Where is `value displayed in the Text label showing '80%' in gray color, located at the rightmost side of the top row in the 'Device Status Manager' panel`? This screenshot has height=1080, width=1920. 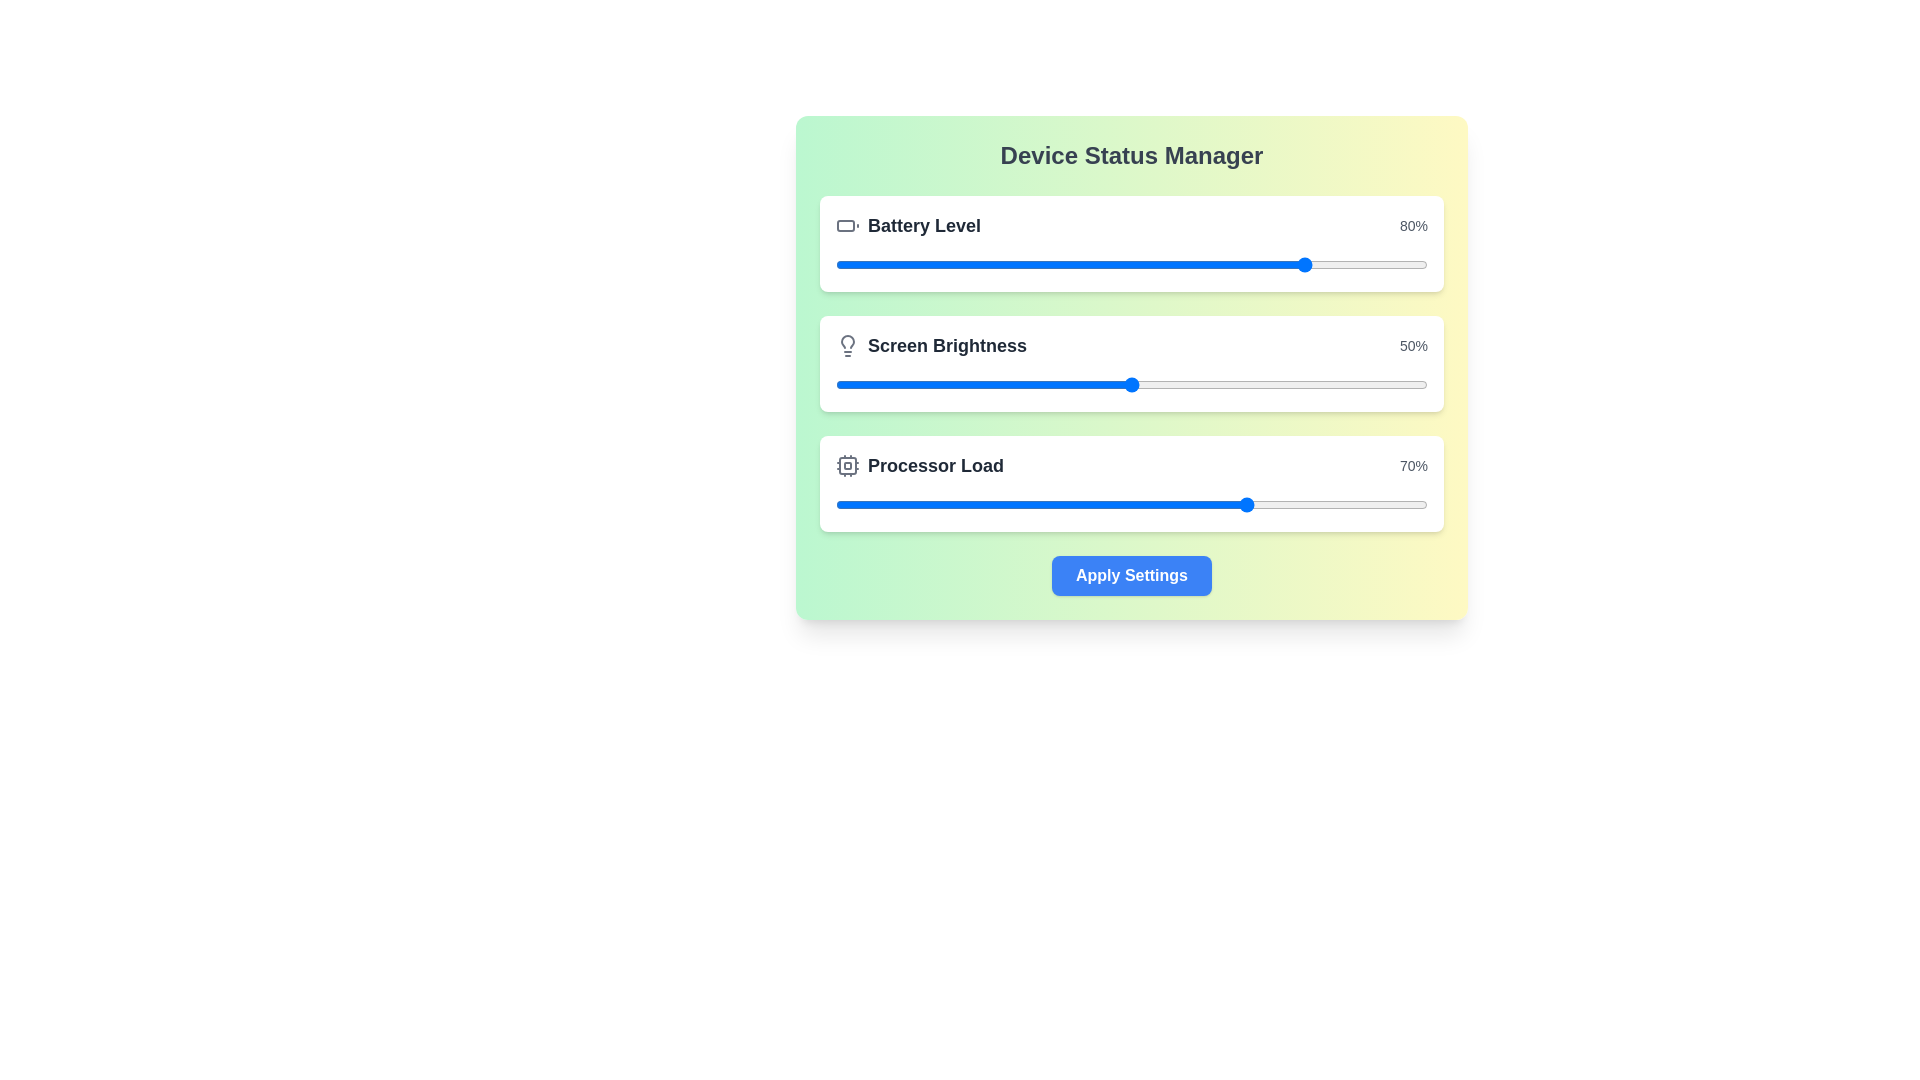 value displayed in the Text label showing '80%' in gray color, located at the rightmost side of the top row in the 'Device Status Manager' panel is located at coordinates (1412, 225).